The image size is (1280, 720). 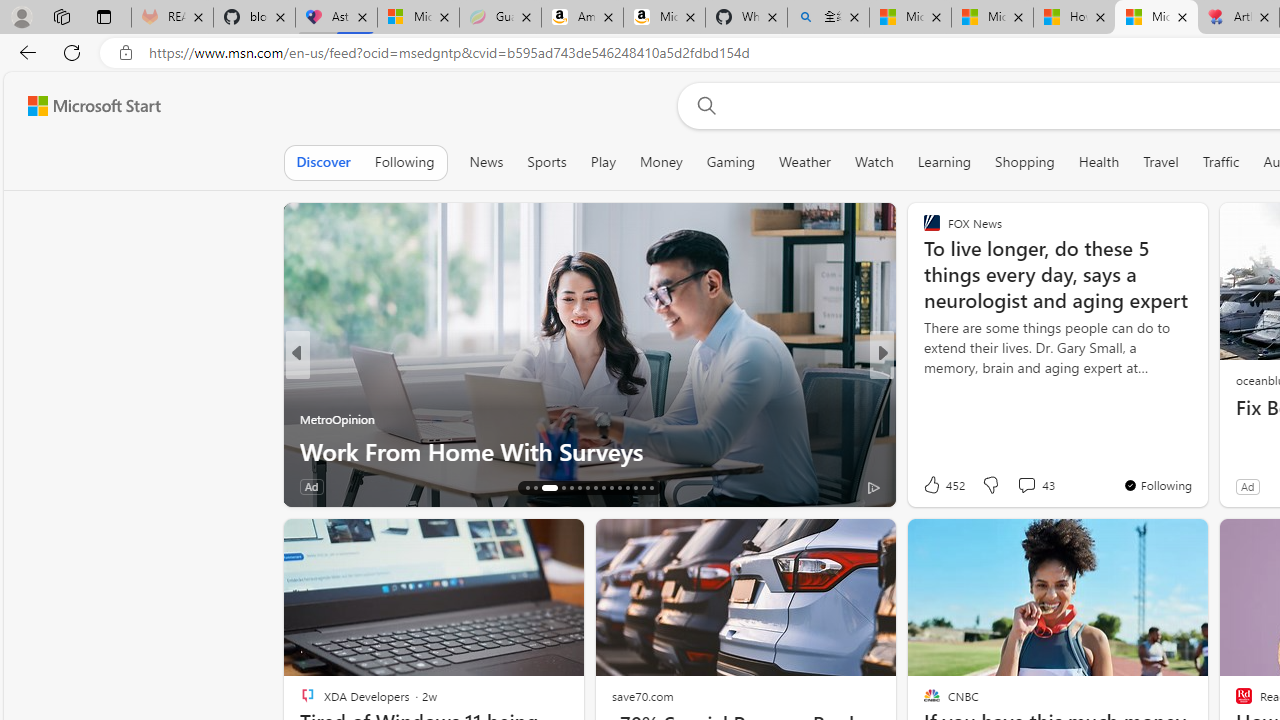 What do you see at coordinates (650, 488) in the screenshot?
I see `'AutomationID: tab-30'` at bounding box center [650, 488].